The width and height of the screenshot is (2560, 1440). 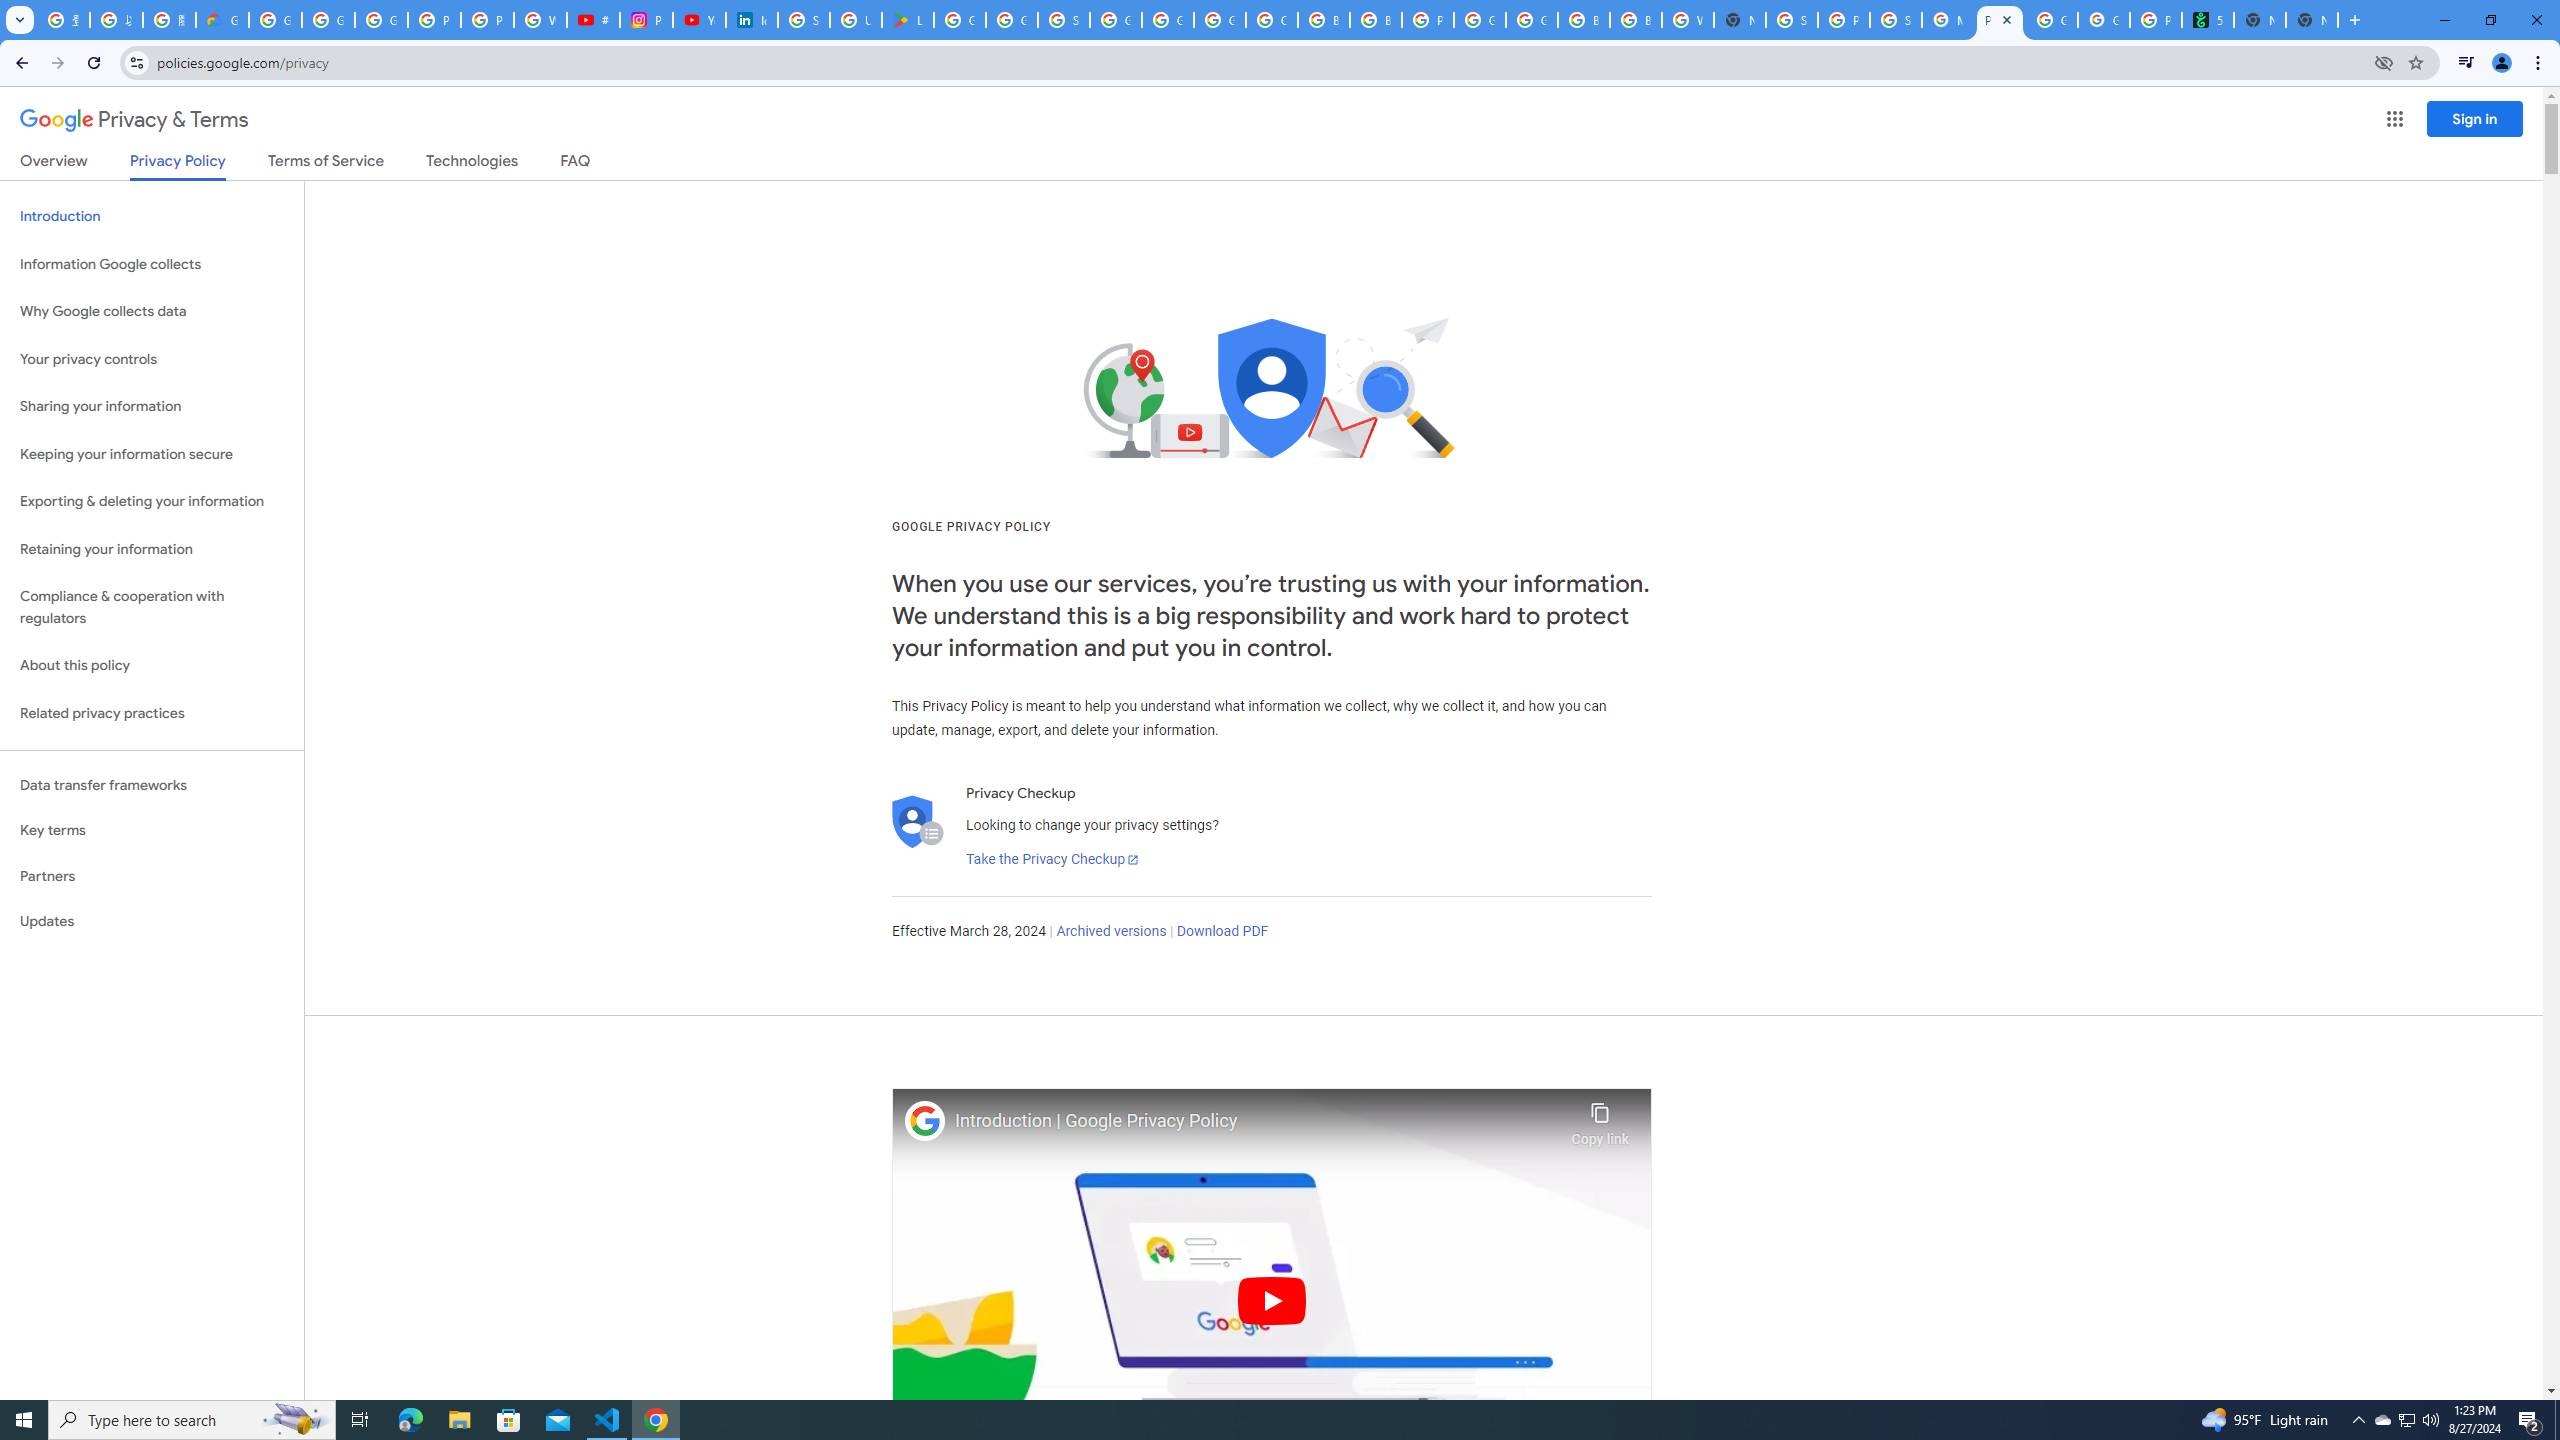 I want to click on 'Copy link', so click(x=1599, y=1118).